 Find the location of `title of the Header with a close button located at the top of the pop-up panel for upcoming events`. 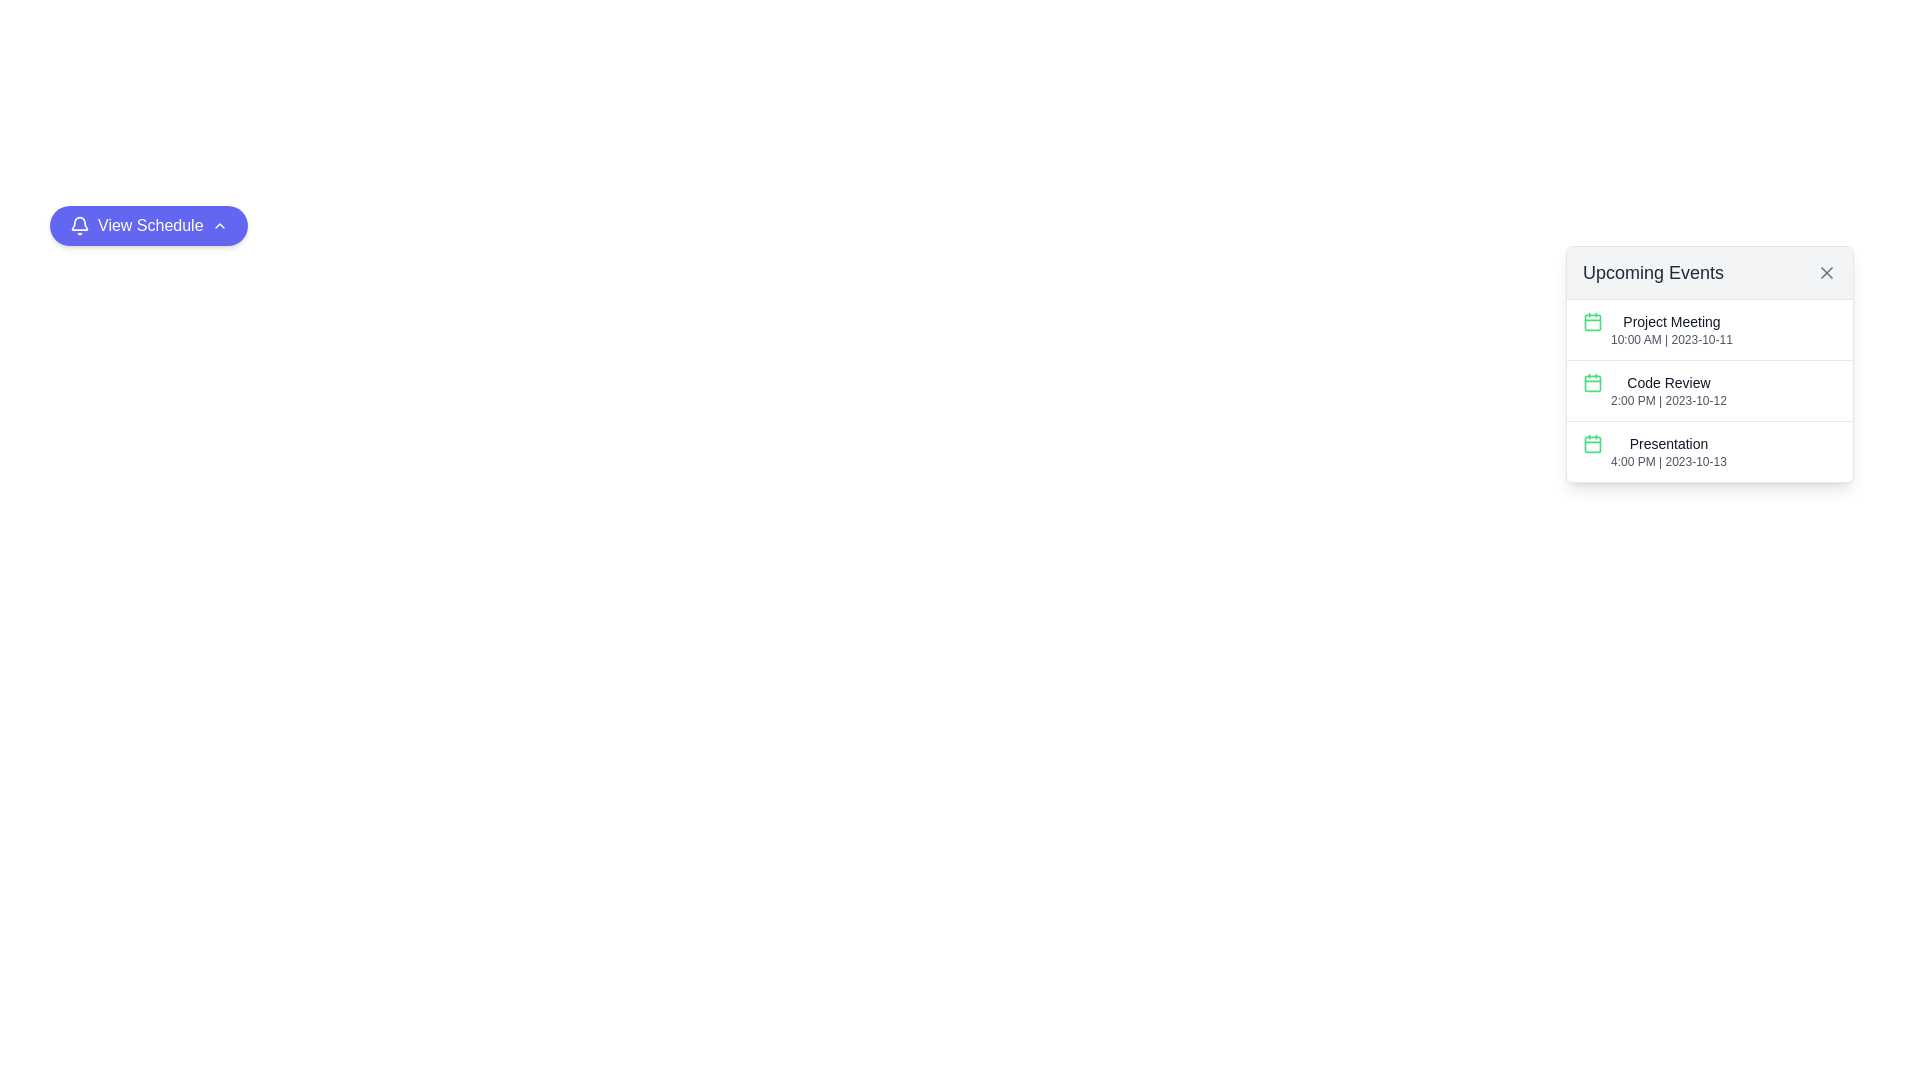

title of the Header with a close button located at the top of the pop-up panel for upcoming events is located at coordinates (1708, 273).